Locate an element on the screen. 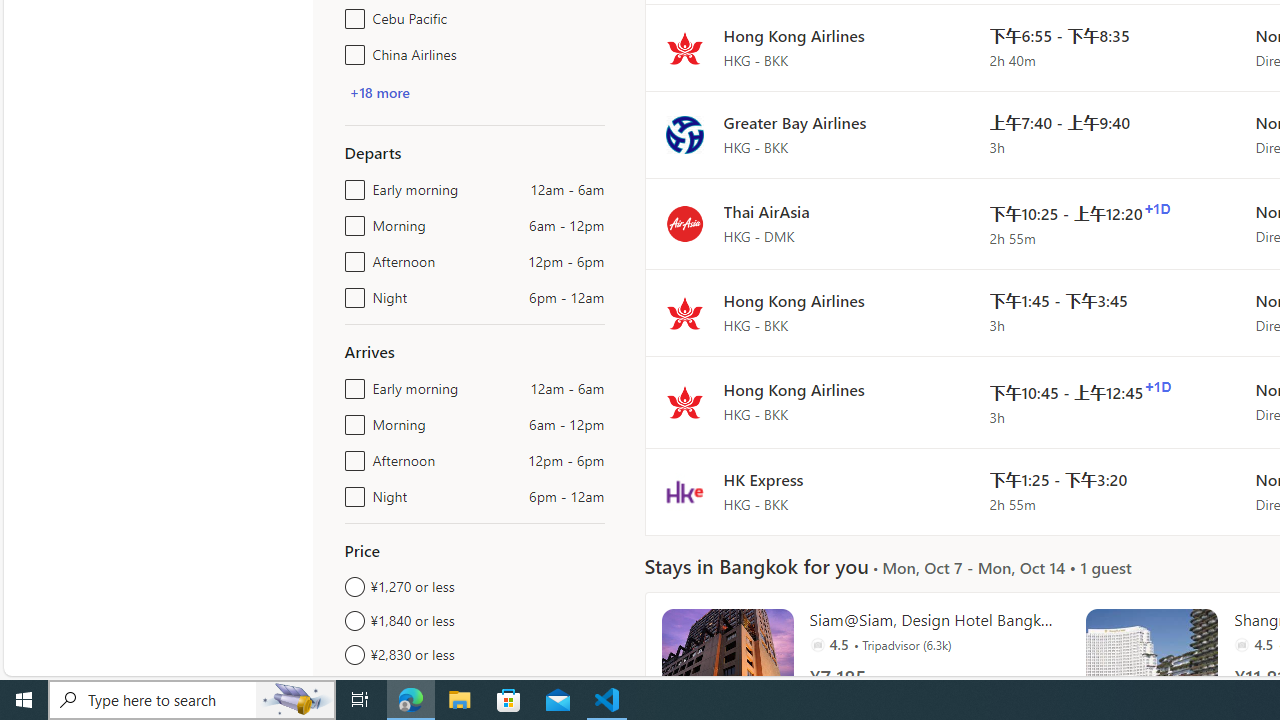  'Night6pm - 12am' is located at coordinates (351, 492).